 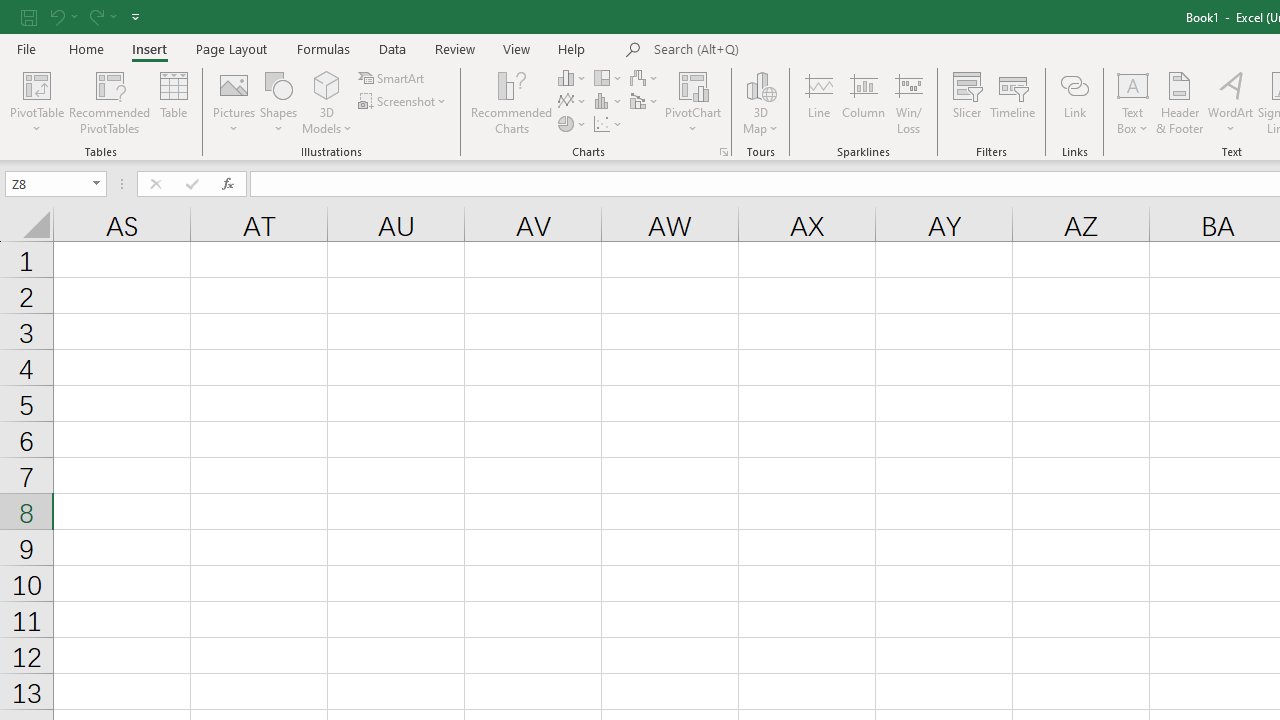 What do you see at coordinates (1073, 103) in the screenshot?
I see `'Link'` at bounding box center [1073, 103].